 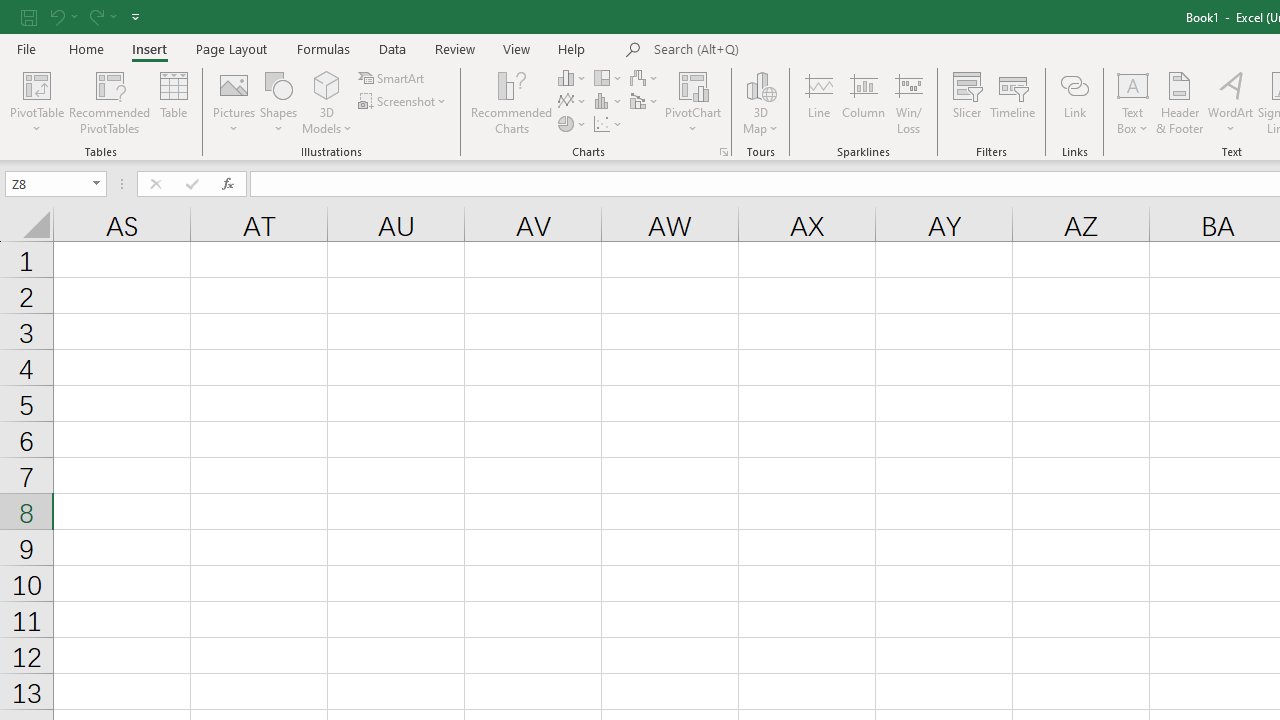 What do you see at coordinates (1073, 103) in the screenshot?
I see `'Link'` at bounding box center [1073, 103].